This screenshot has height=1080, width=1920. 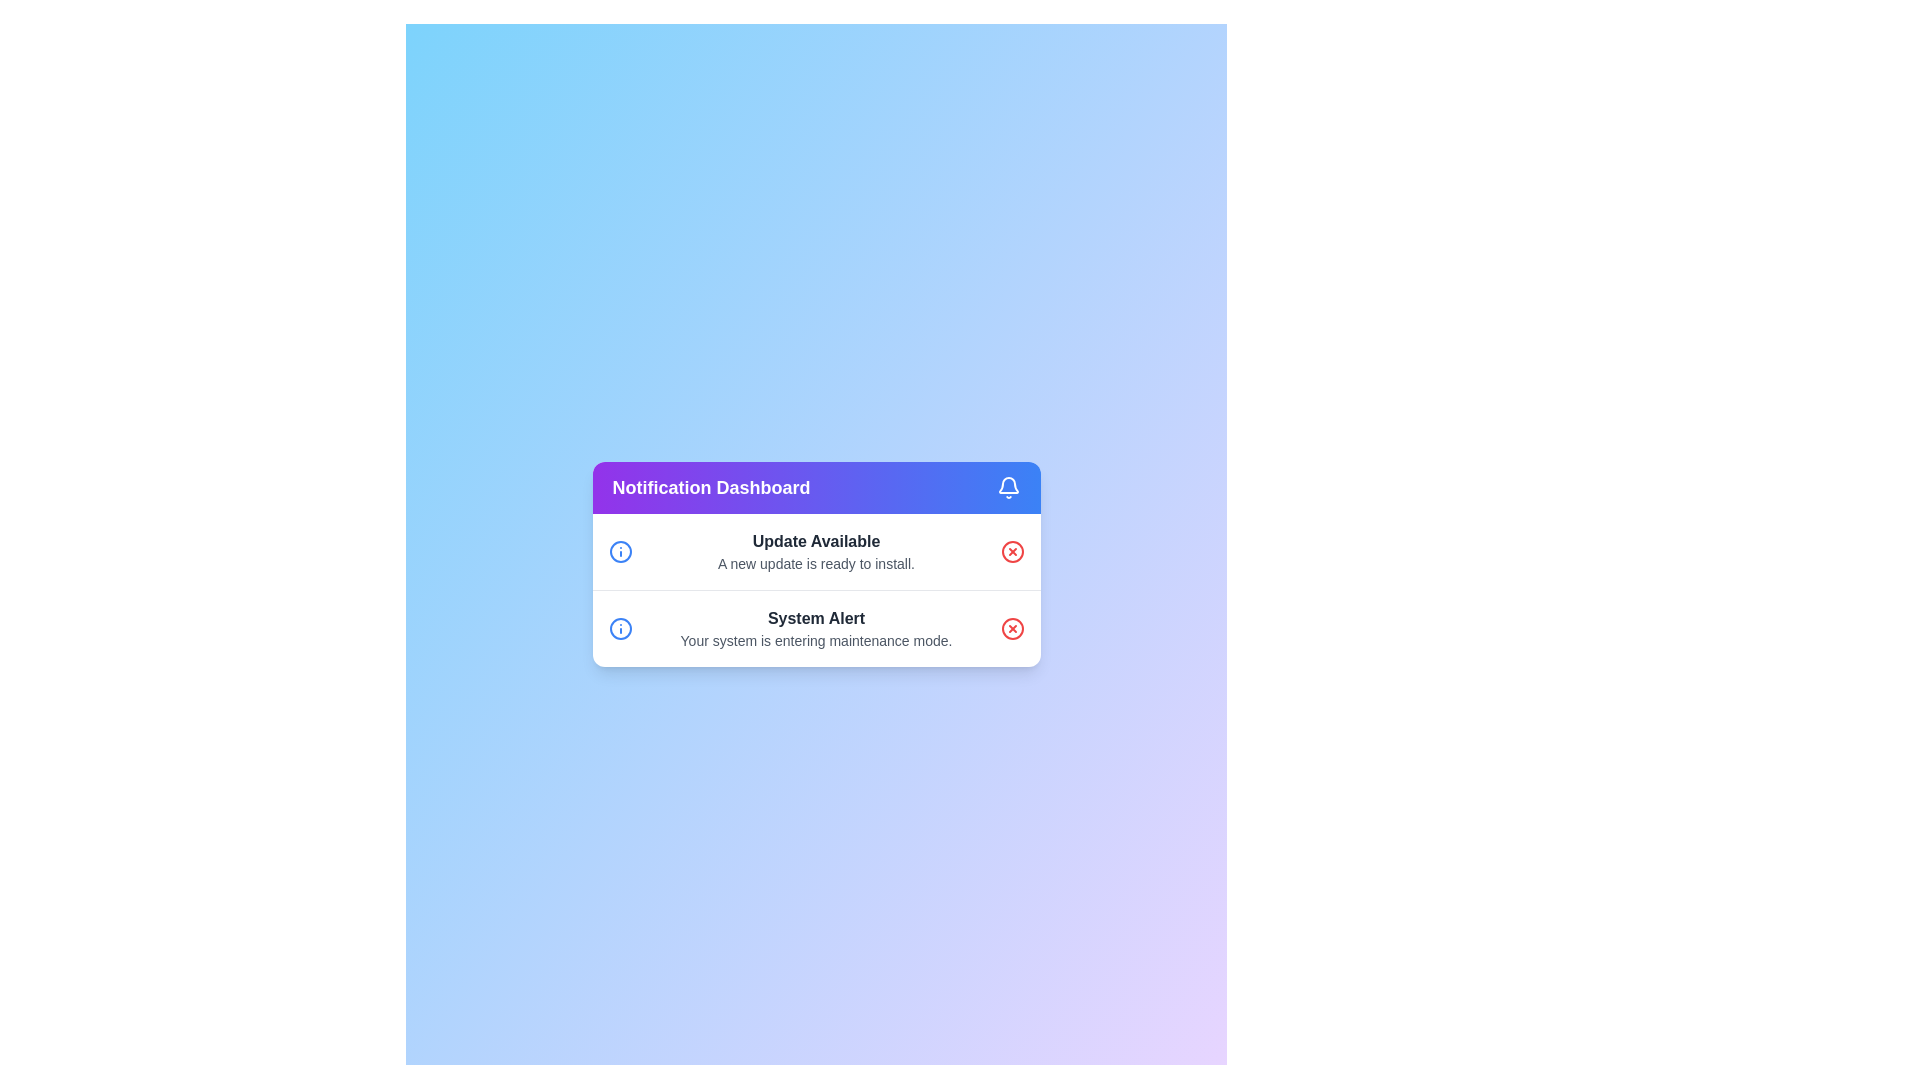 I want to click on the 'System Alert' static text block in the Notification Dashboard, which contains a bold heading and a description about the system entering maintenance mode, so click(x=816, y=627).